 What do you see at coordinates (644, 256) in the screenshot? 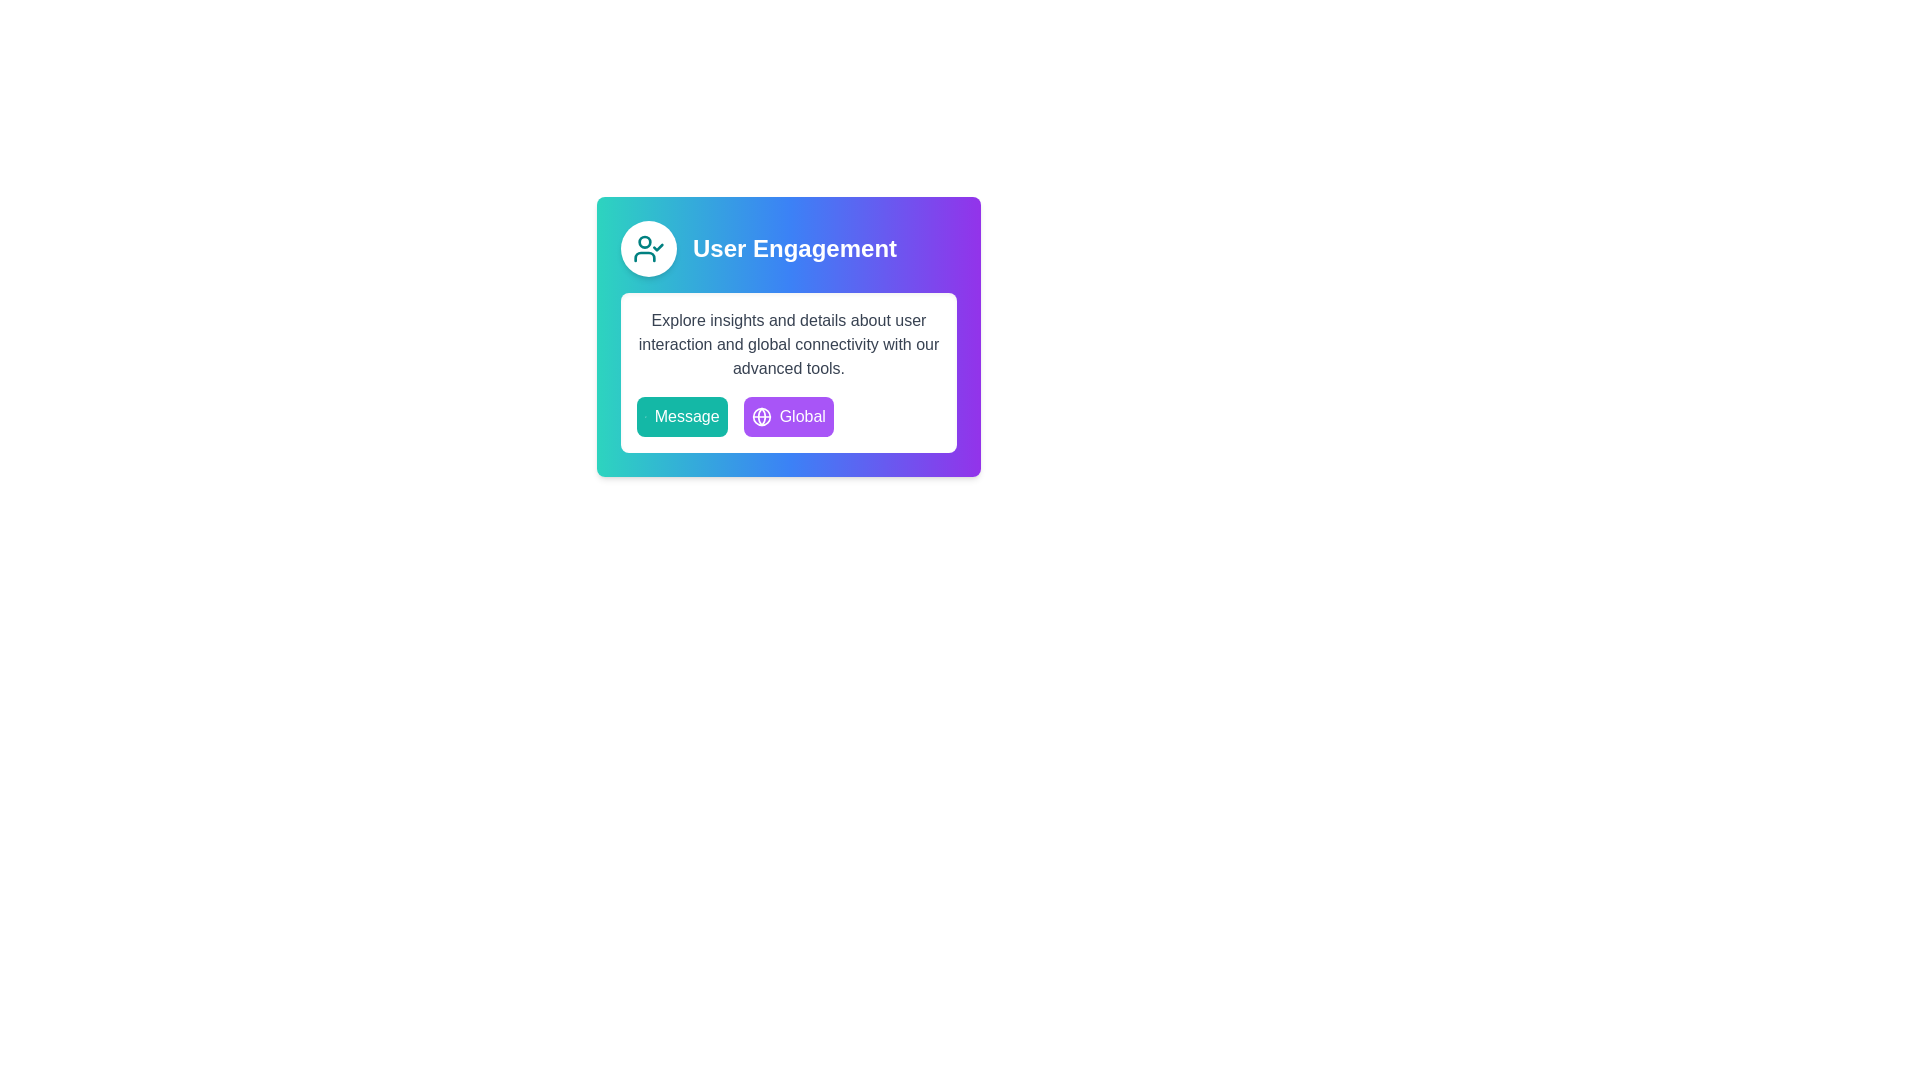
I see `the decorative curved line that is part of the user figure SVG icon located within a teal-colored circular icon with a checkmark` at bounding box center [644, 256].